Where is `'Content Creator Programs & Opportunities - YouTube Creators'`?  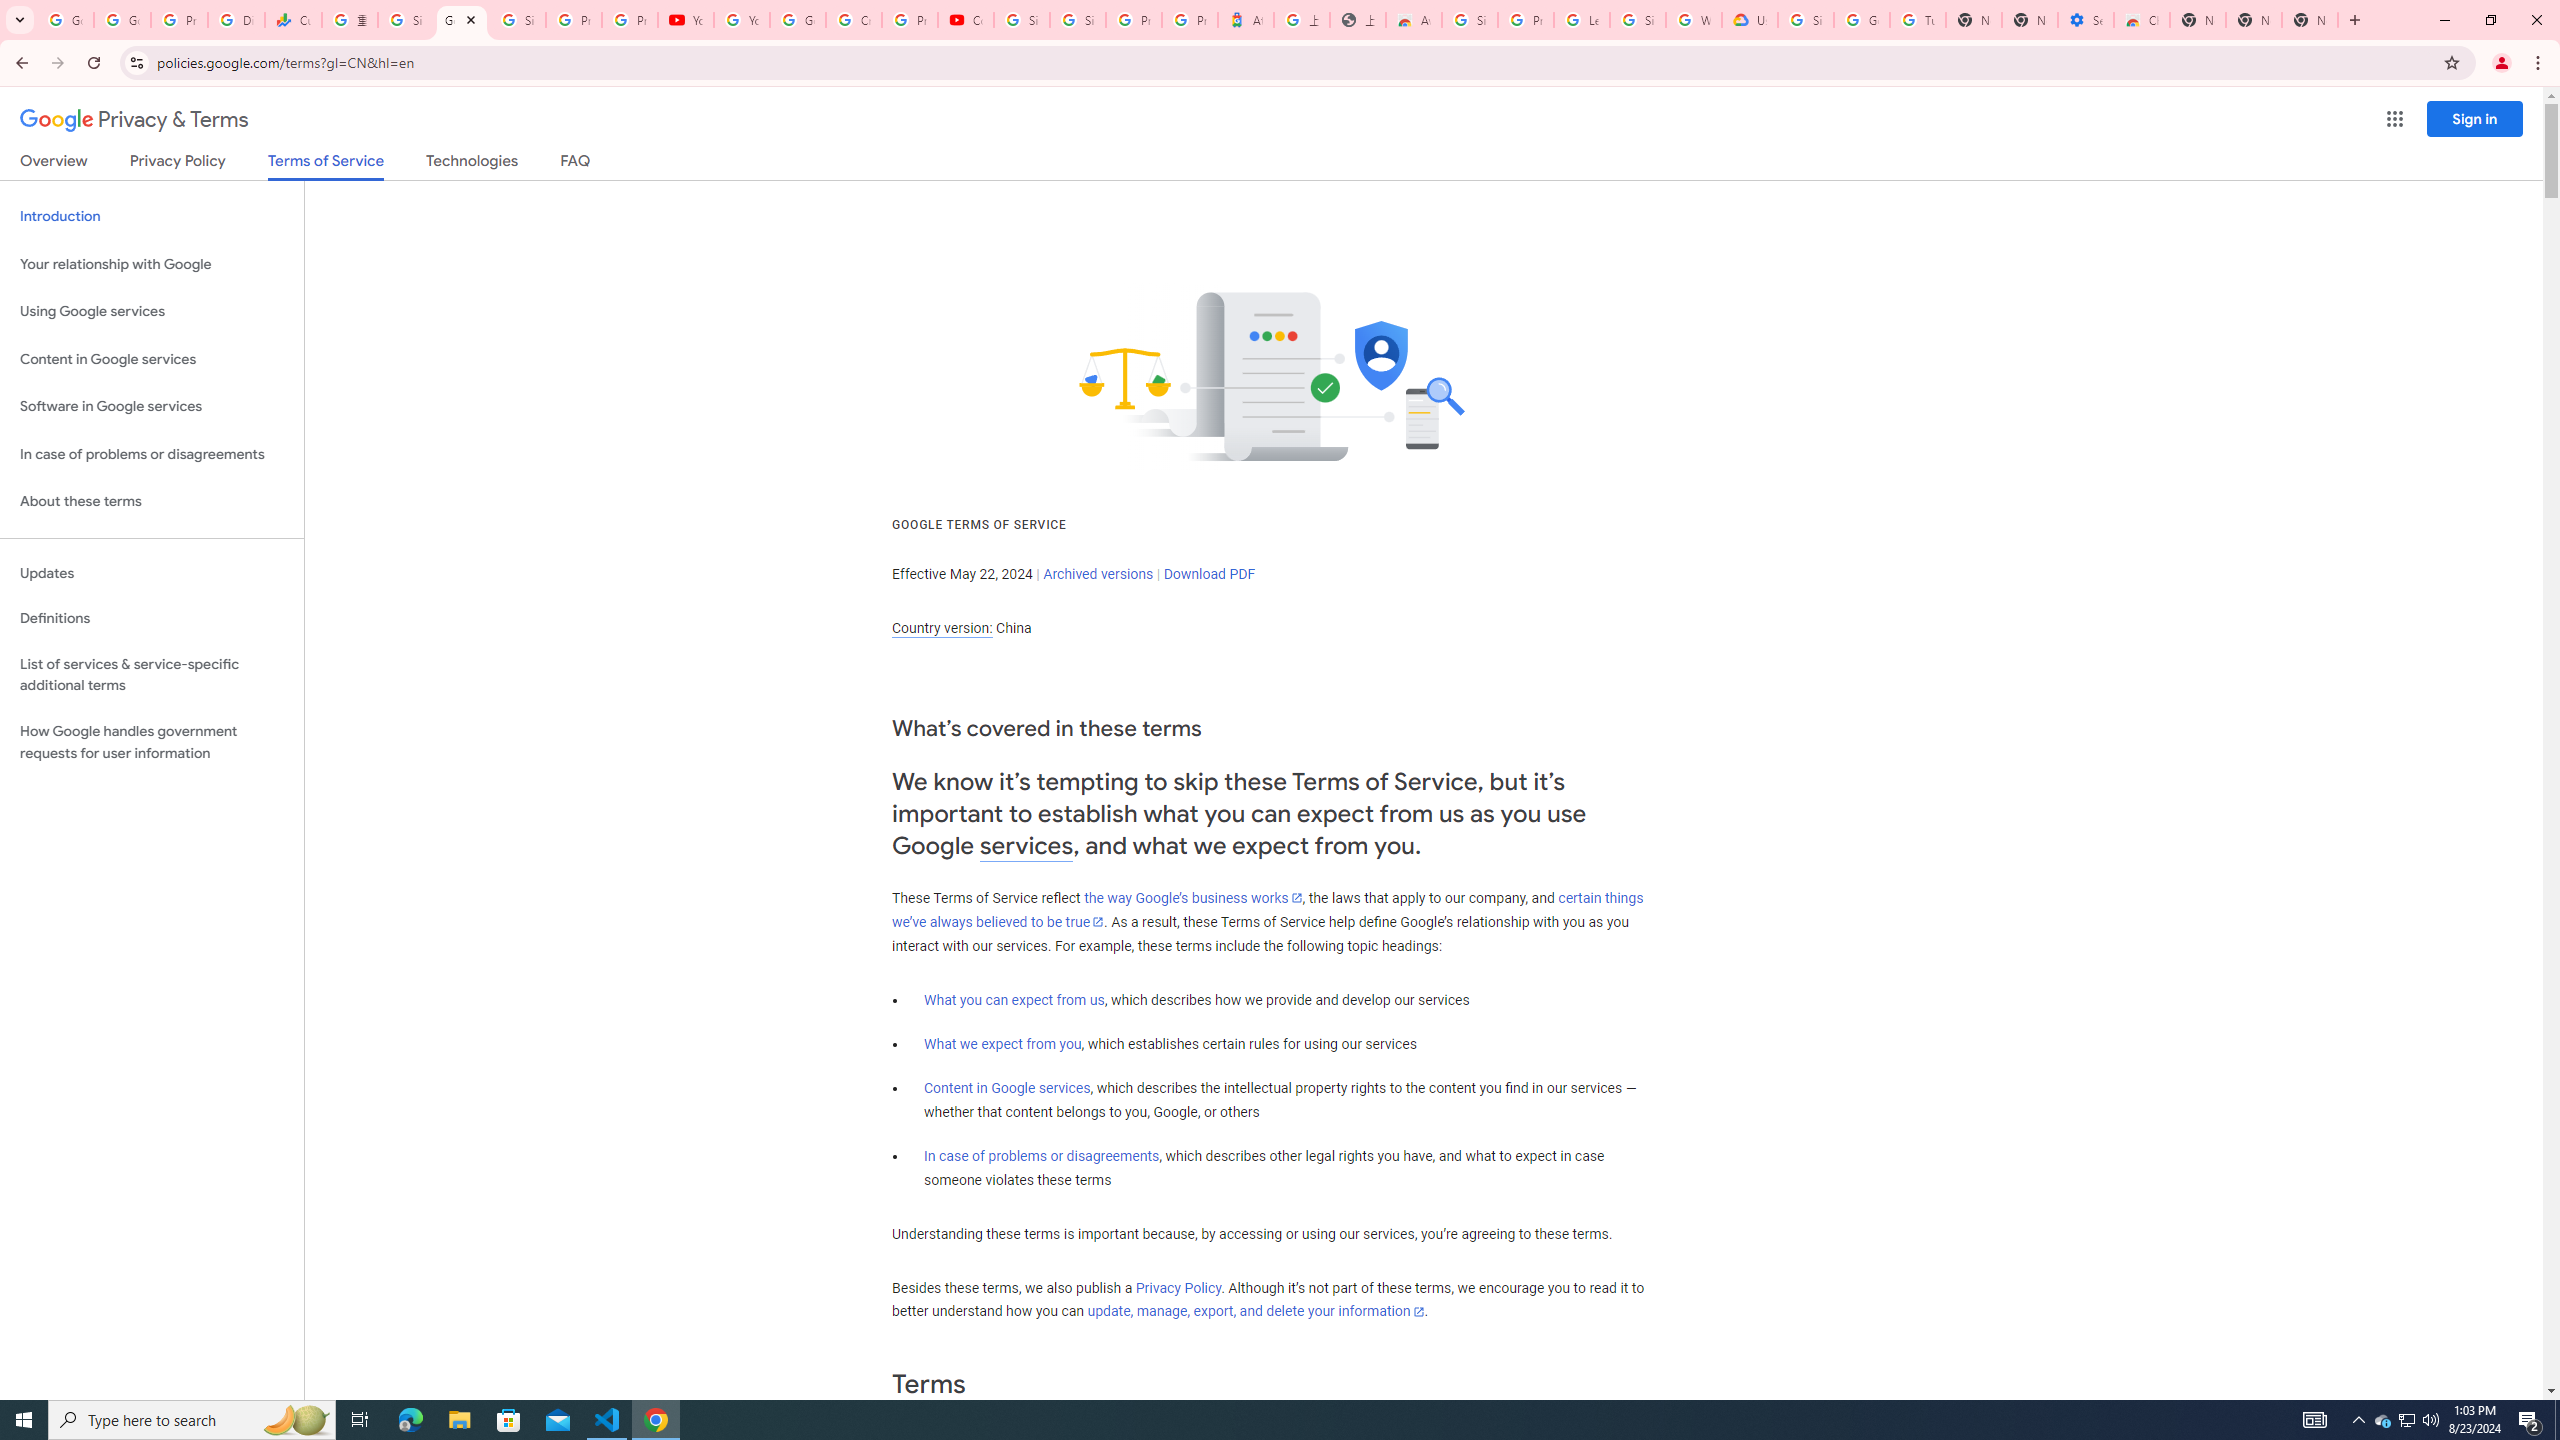 'Content Creator Programs & Opportunities - YouTube Creators' is located at coordinates (966, 19).